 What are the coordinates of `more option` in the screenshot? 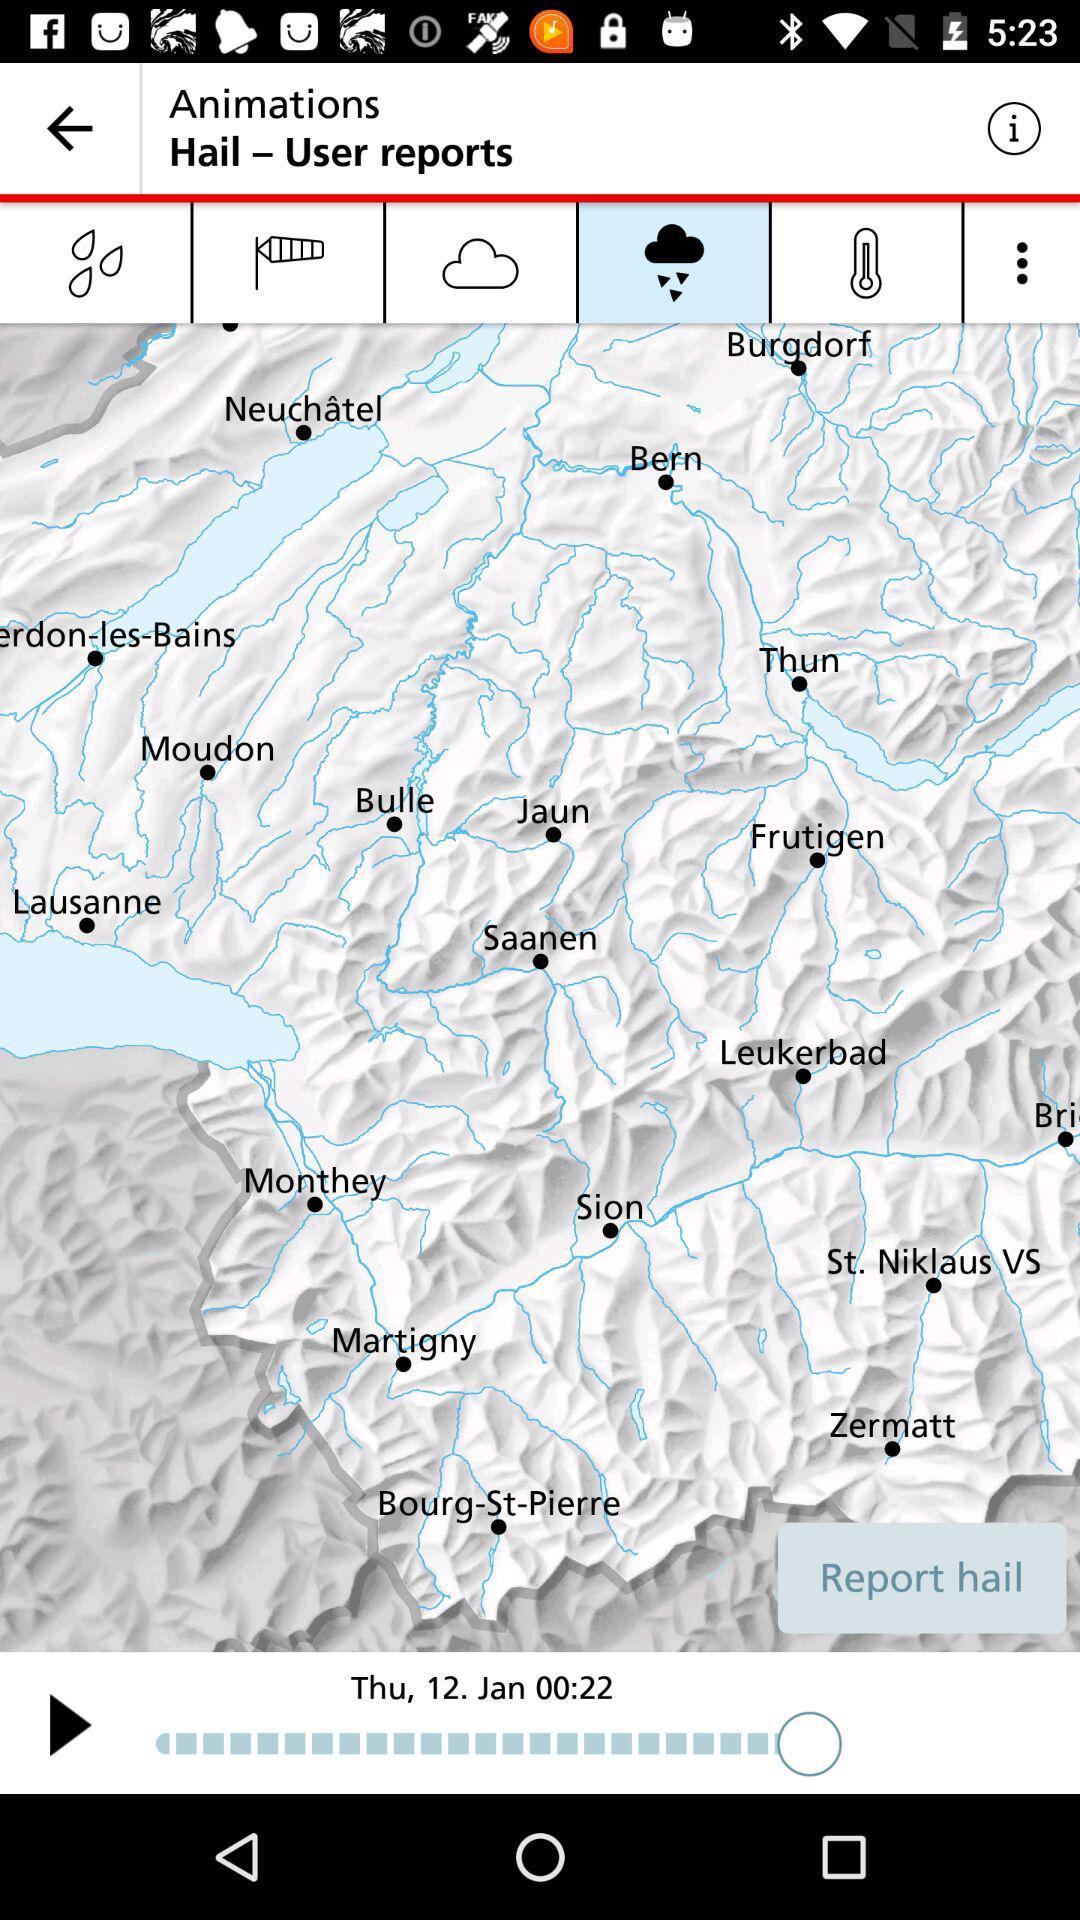 It's located at (1022, 261).